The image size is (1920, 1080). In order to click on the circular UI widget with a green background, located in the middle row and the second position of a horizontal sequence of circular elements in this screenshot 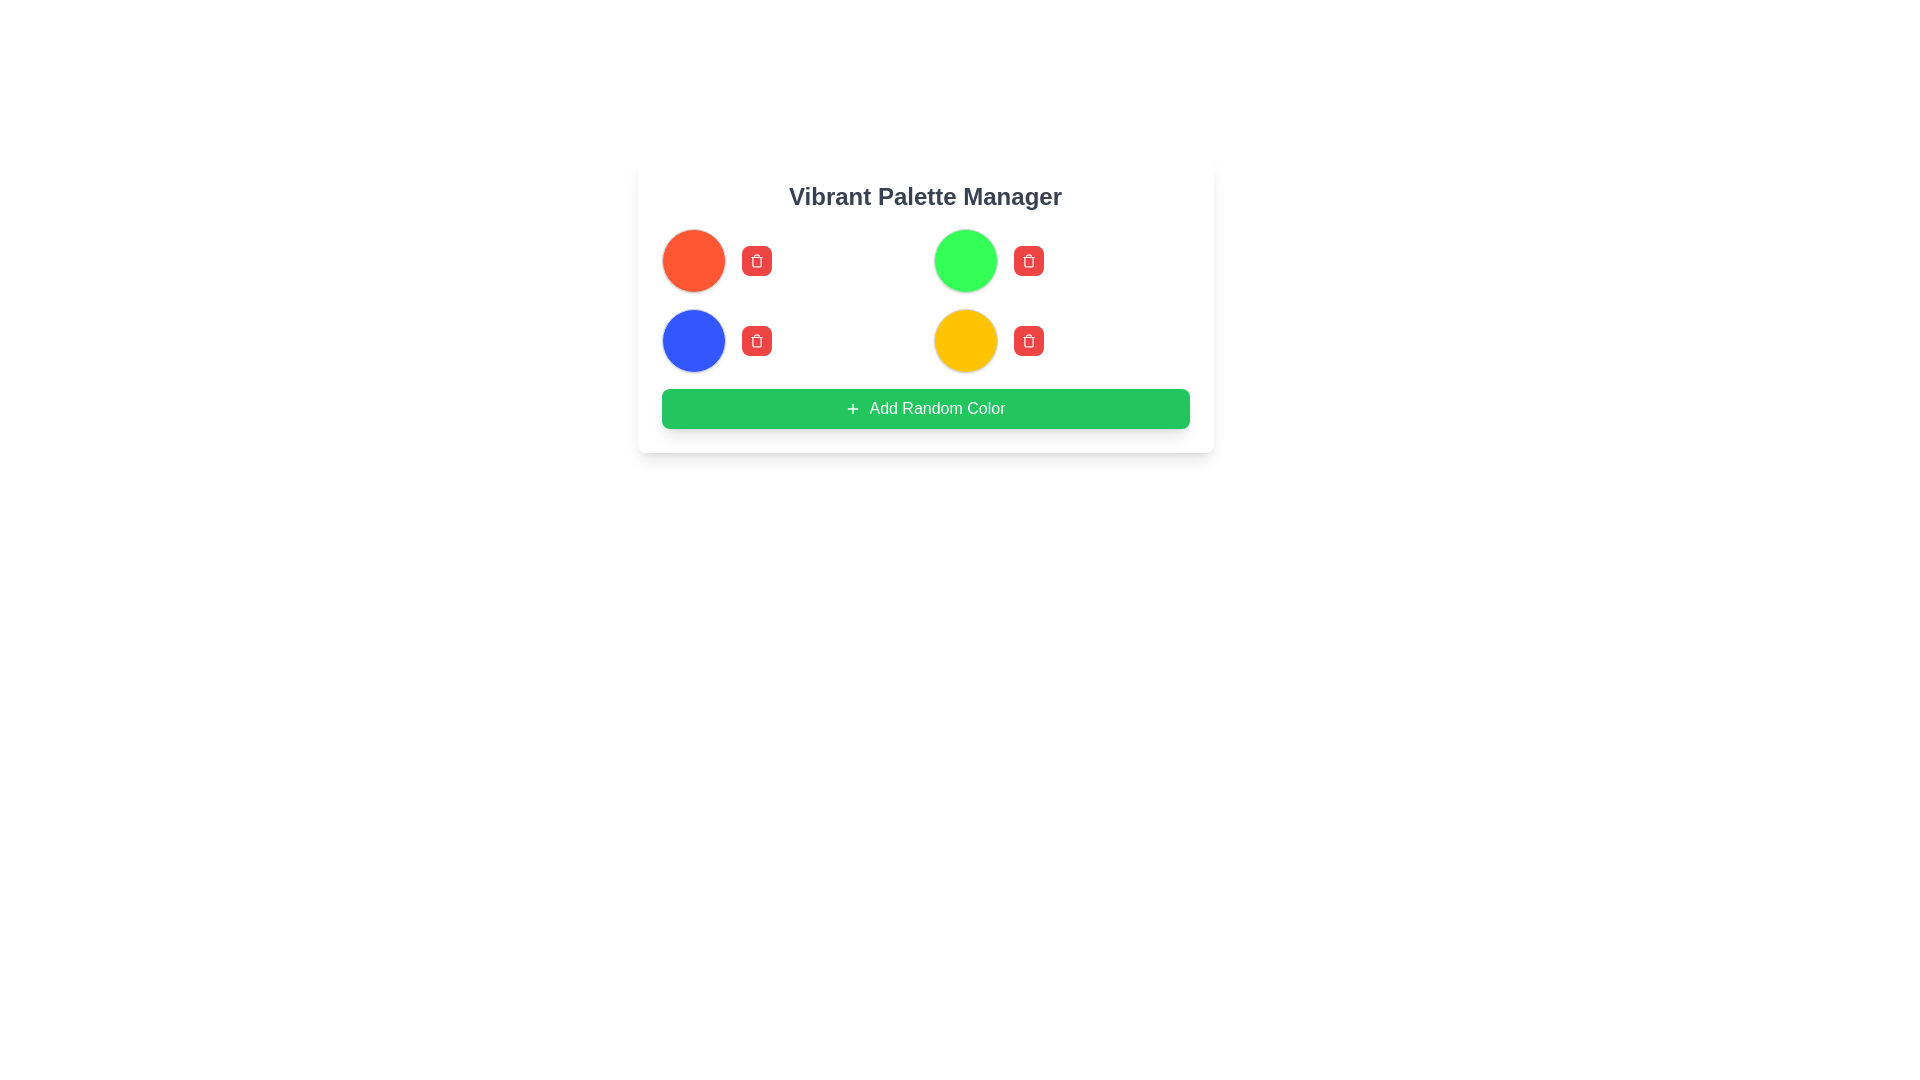, I will do `click(965, 260)`.